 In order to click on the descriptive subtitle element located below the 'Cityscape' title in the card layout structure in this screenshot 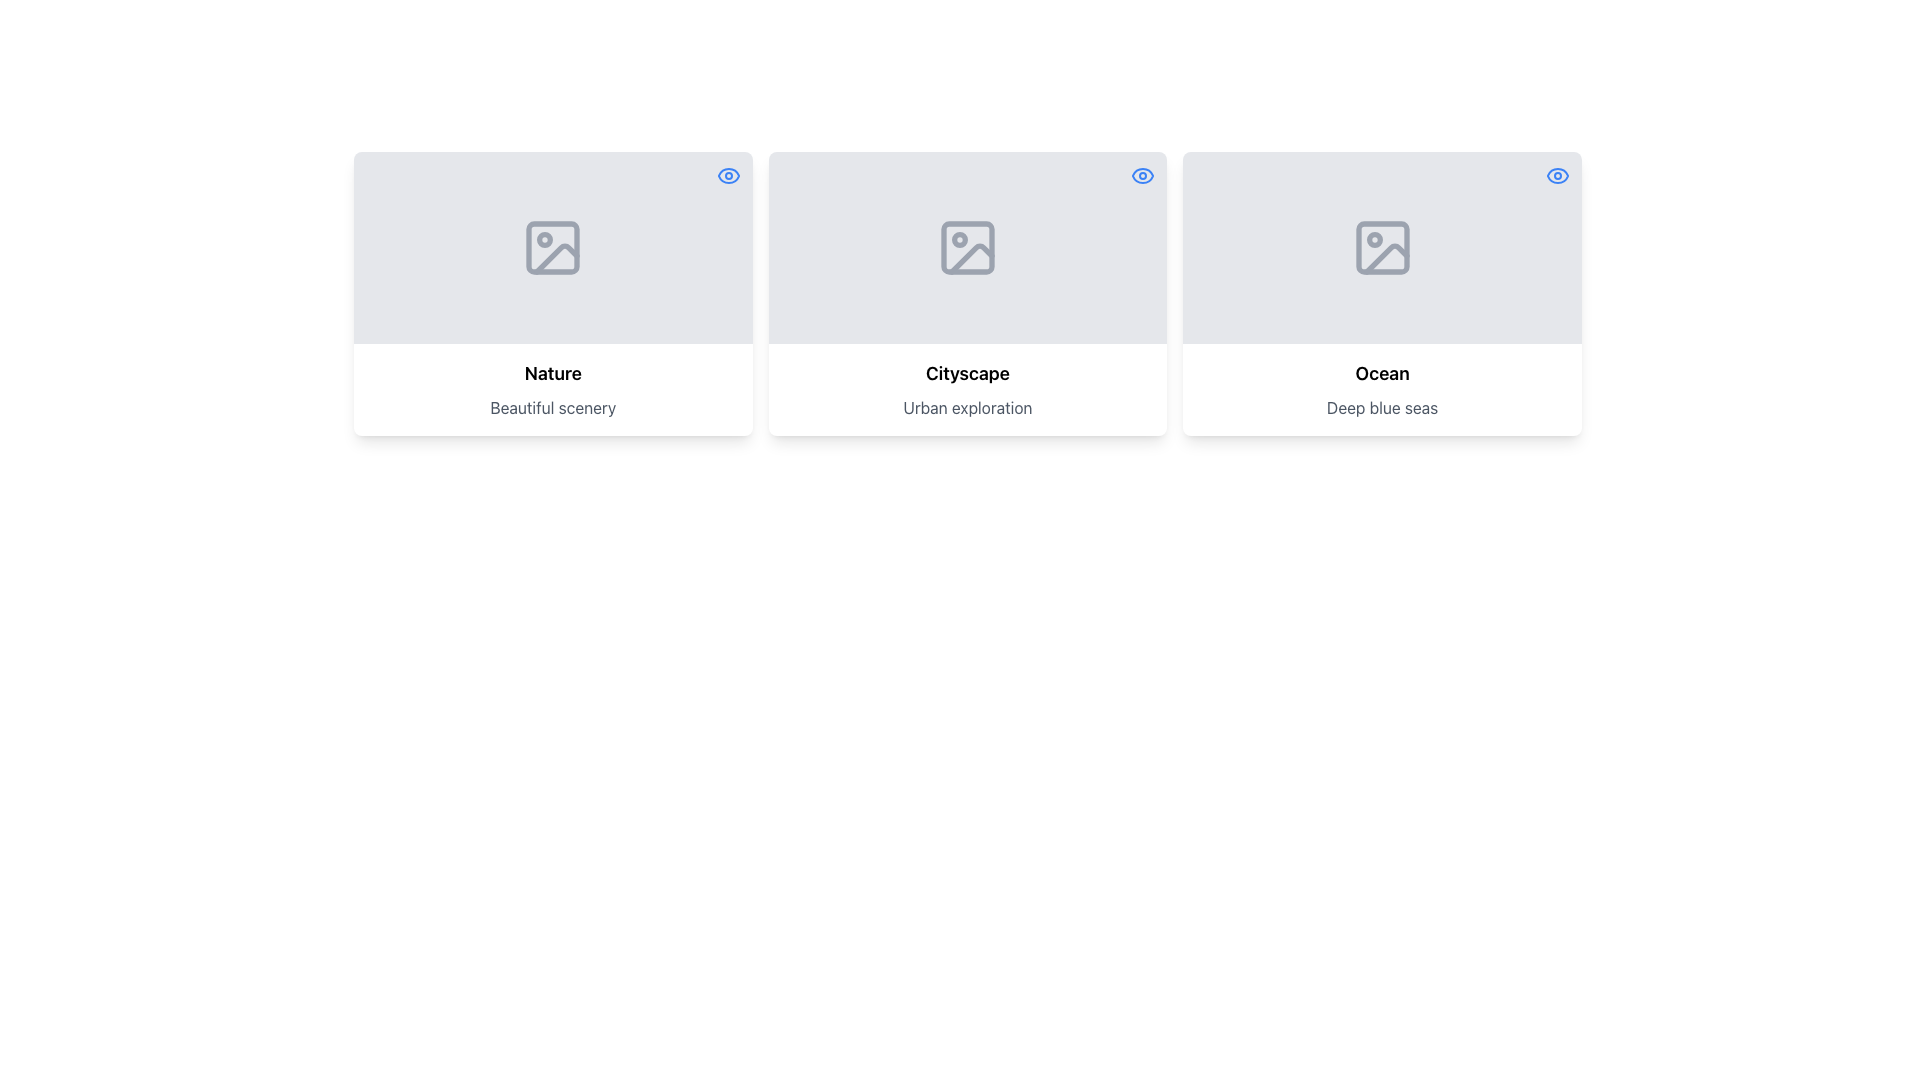, I will do `click(968, 407)`.